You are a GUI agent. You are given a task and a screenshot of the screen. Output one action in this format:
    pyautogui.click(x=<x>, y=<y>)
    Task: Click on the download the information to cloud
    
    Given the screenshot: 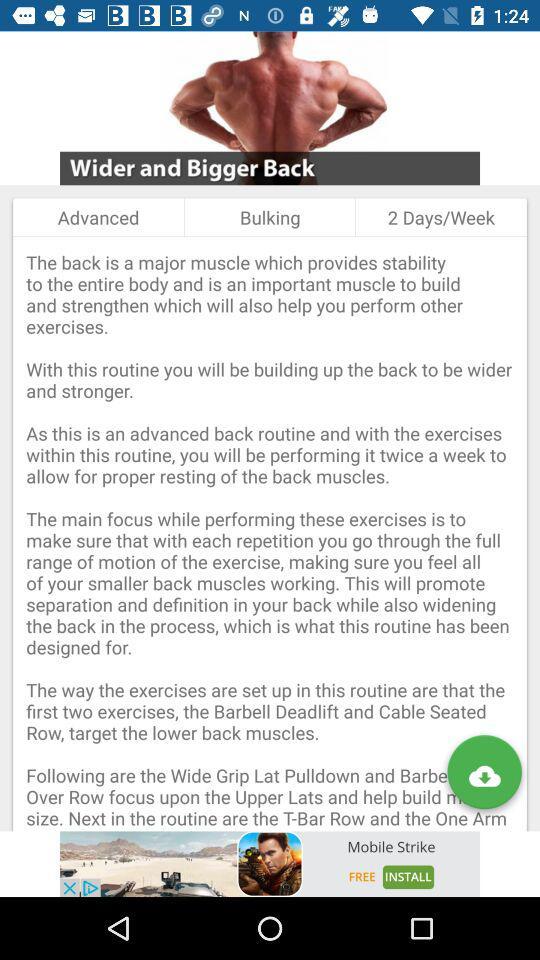 What is the action you would take?
    pyautogui.click(x=483, y=775)
    